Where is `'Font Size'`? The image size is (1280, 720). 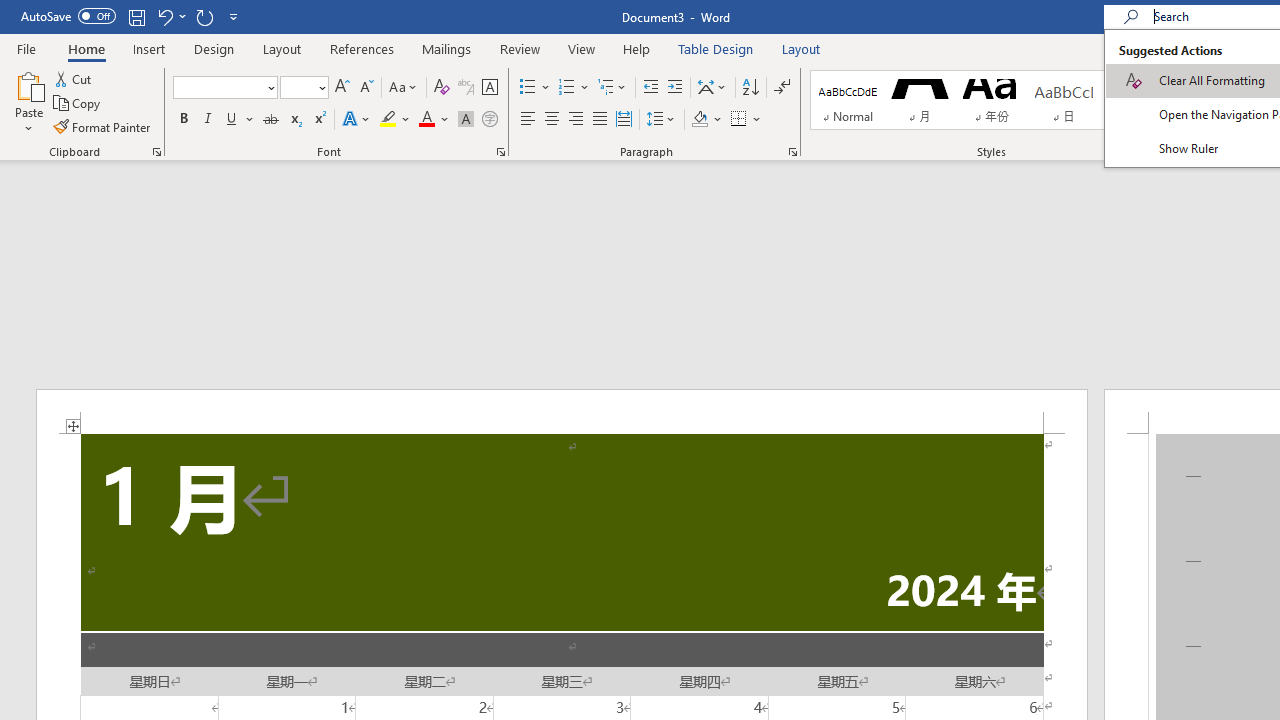 'Font Size' is located at coordinates (303, 86).